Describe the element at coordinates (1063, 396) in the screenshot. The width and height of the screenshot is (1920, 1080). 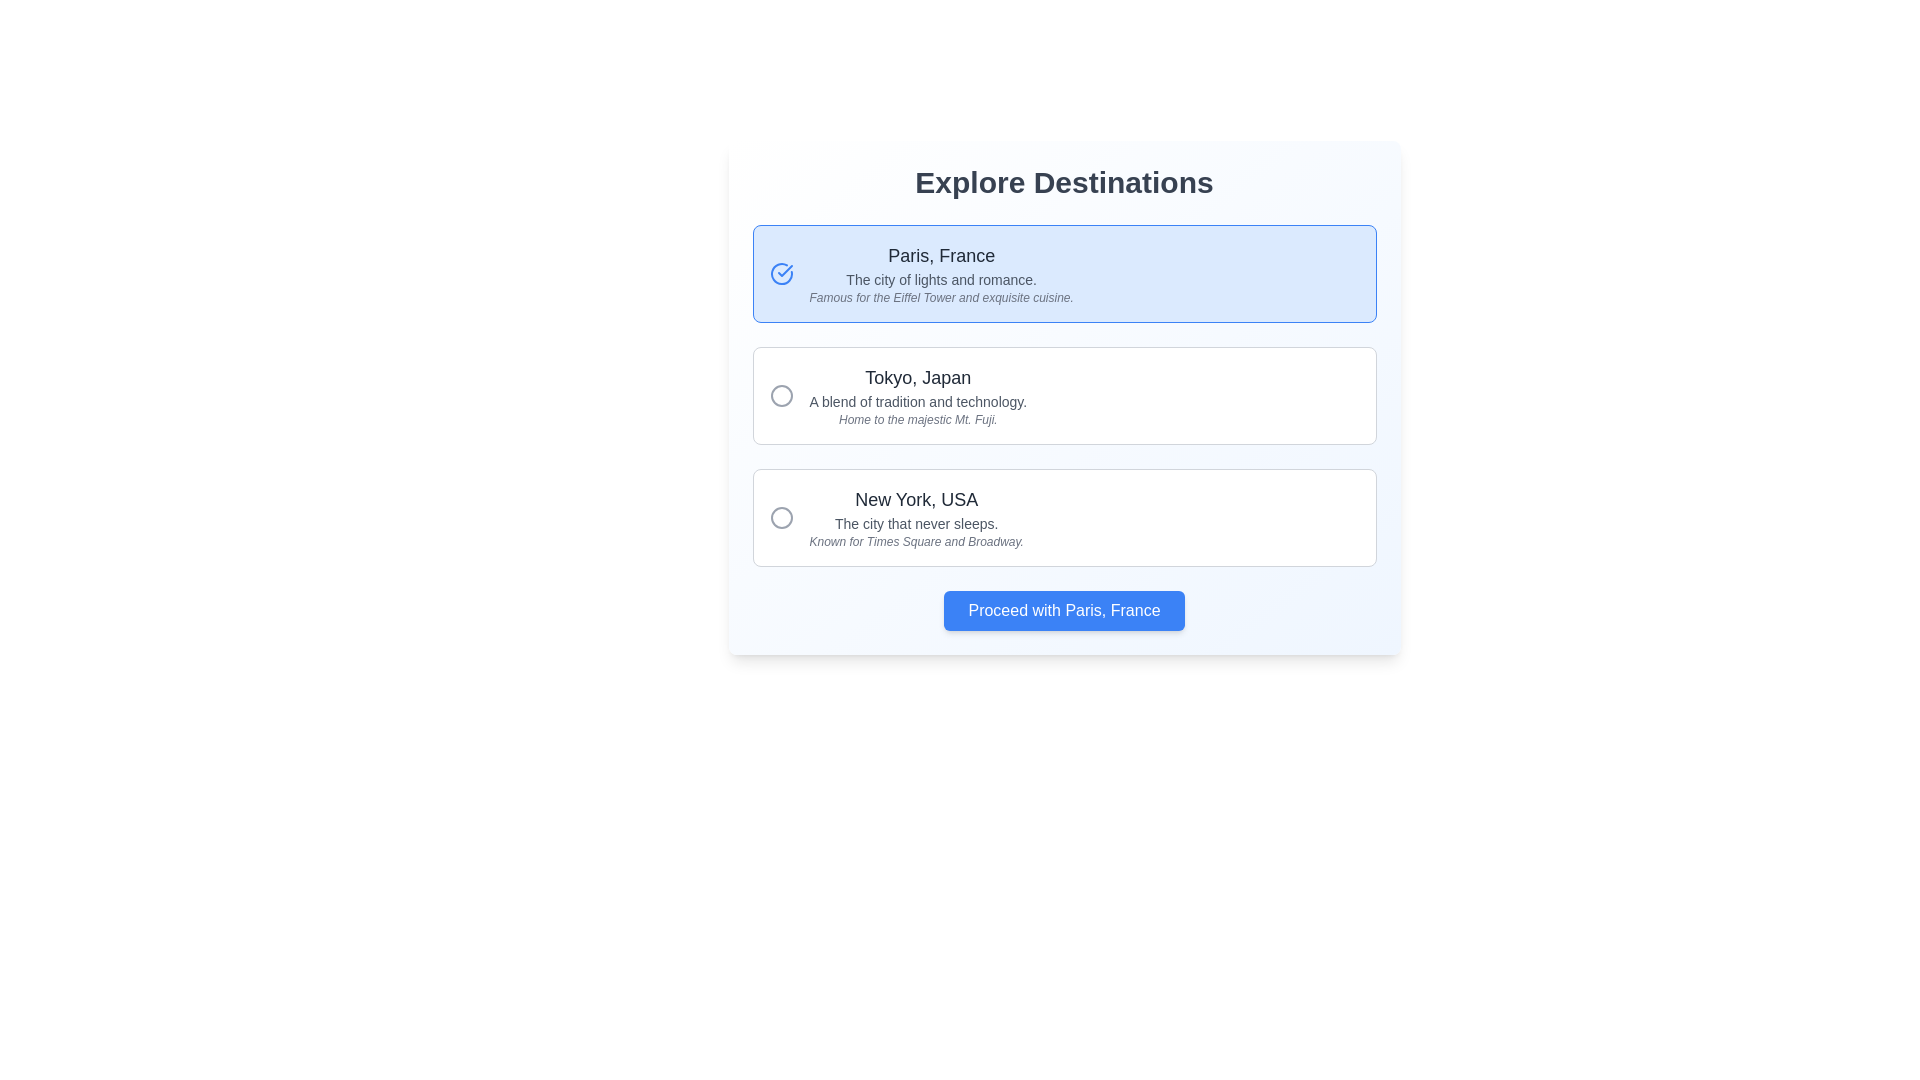
I see `the highlighted list item labeled 'Tokyo, Japan'` at that location.